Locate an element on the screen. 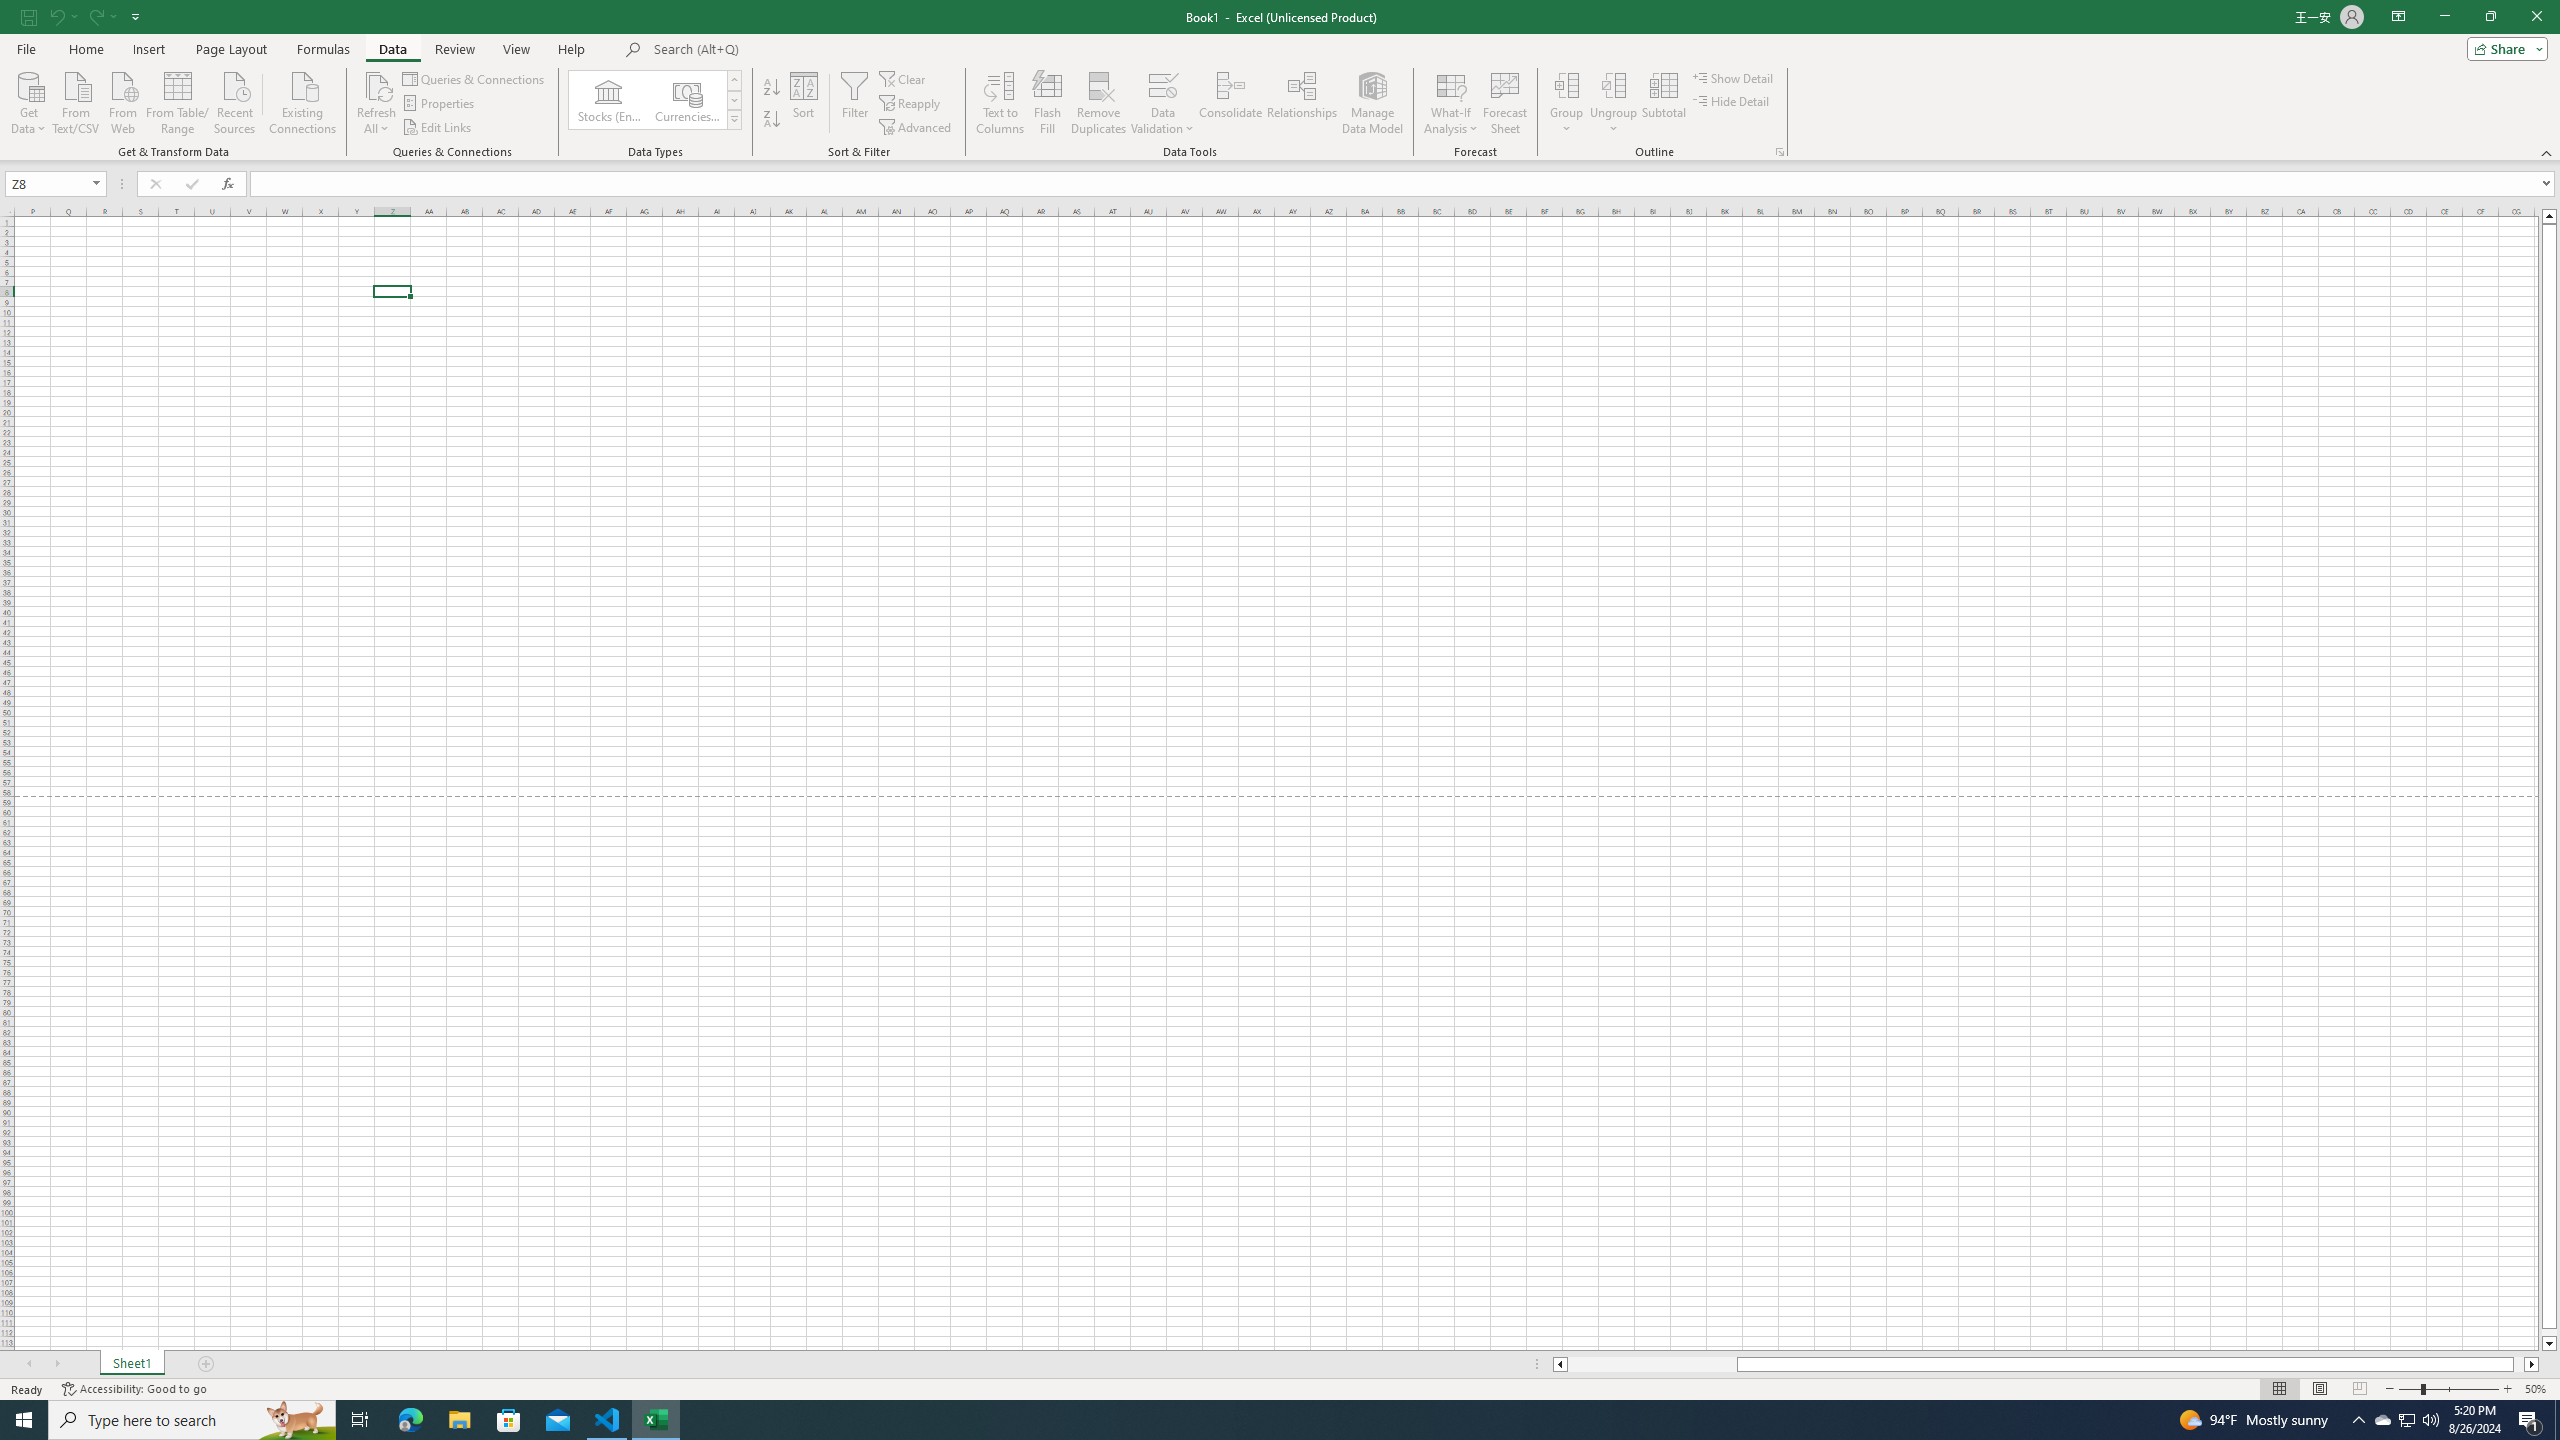 The width and height of the screenshot is (2560, 1440). 'Group...' is located at coordinates (1565, 84).